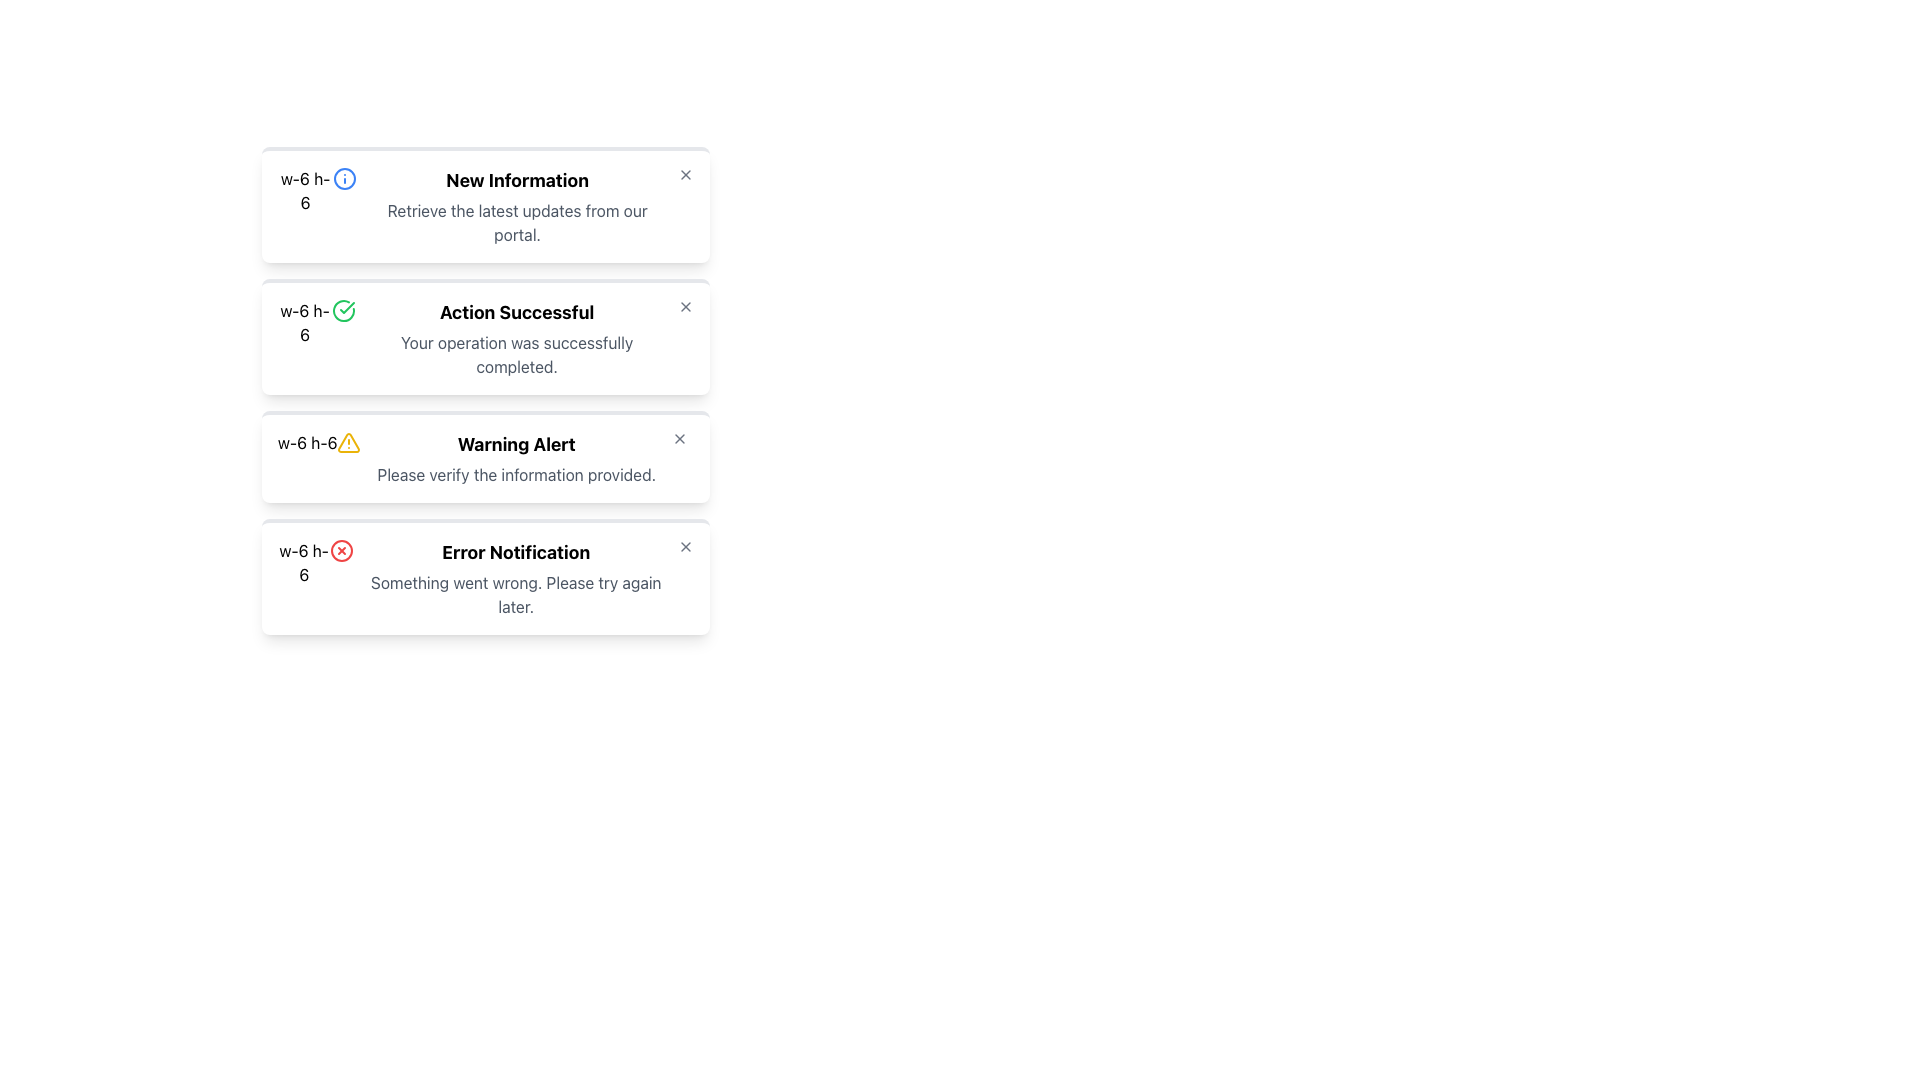 This screenshot has height=1080, width=1920. What do you see at coordinates (680, 438) in the screenshot?
I see `the dismiss button located at the top-right end of the 'Warning Alert' notification card` at bounding box center [680, 438].